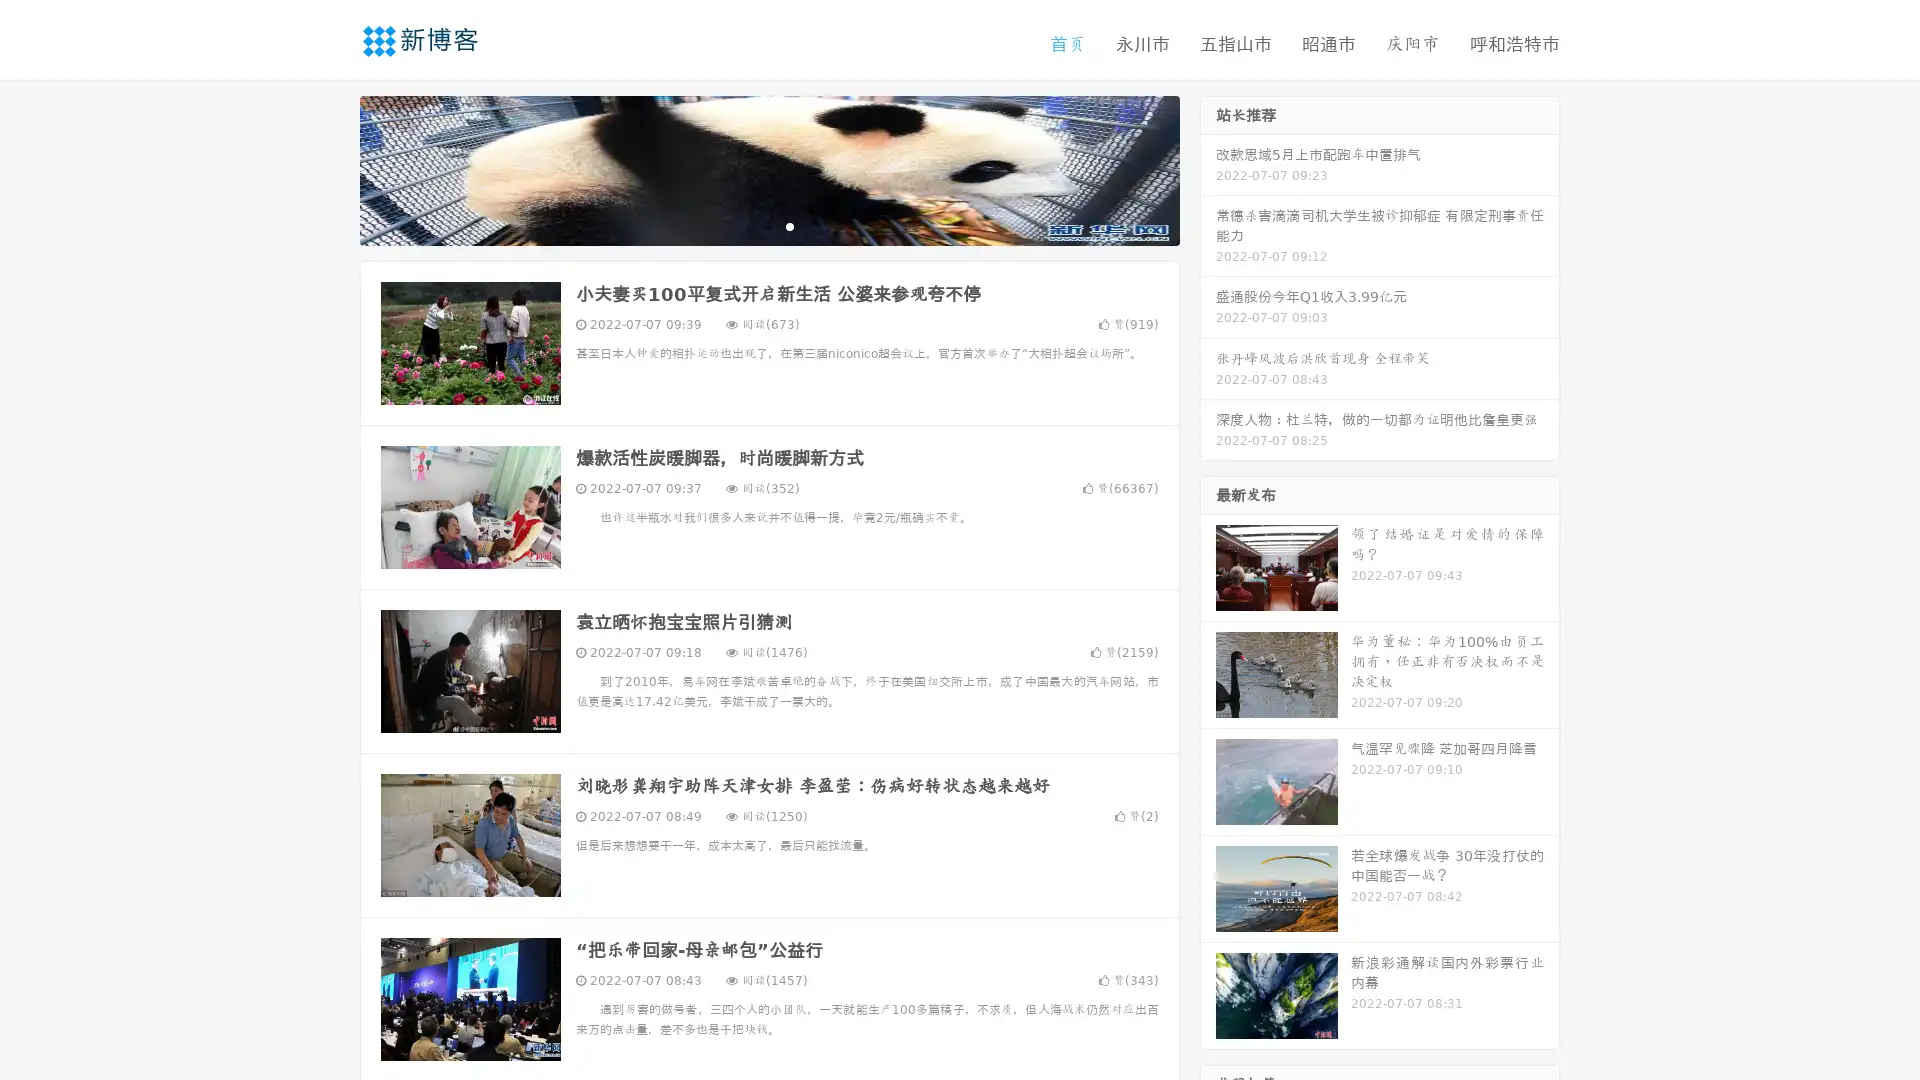  What do you see at coordinates (748, 225) in the screenshot?
I see `Go to slide 1` at bounding box center [748, 225].